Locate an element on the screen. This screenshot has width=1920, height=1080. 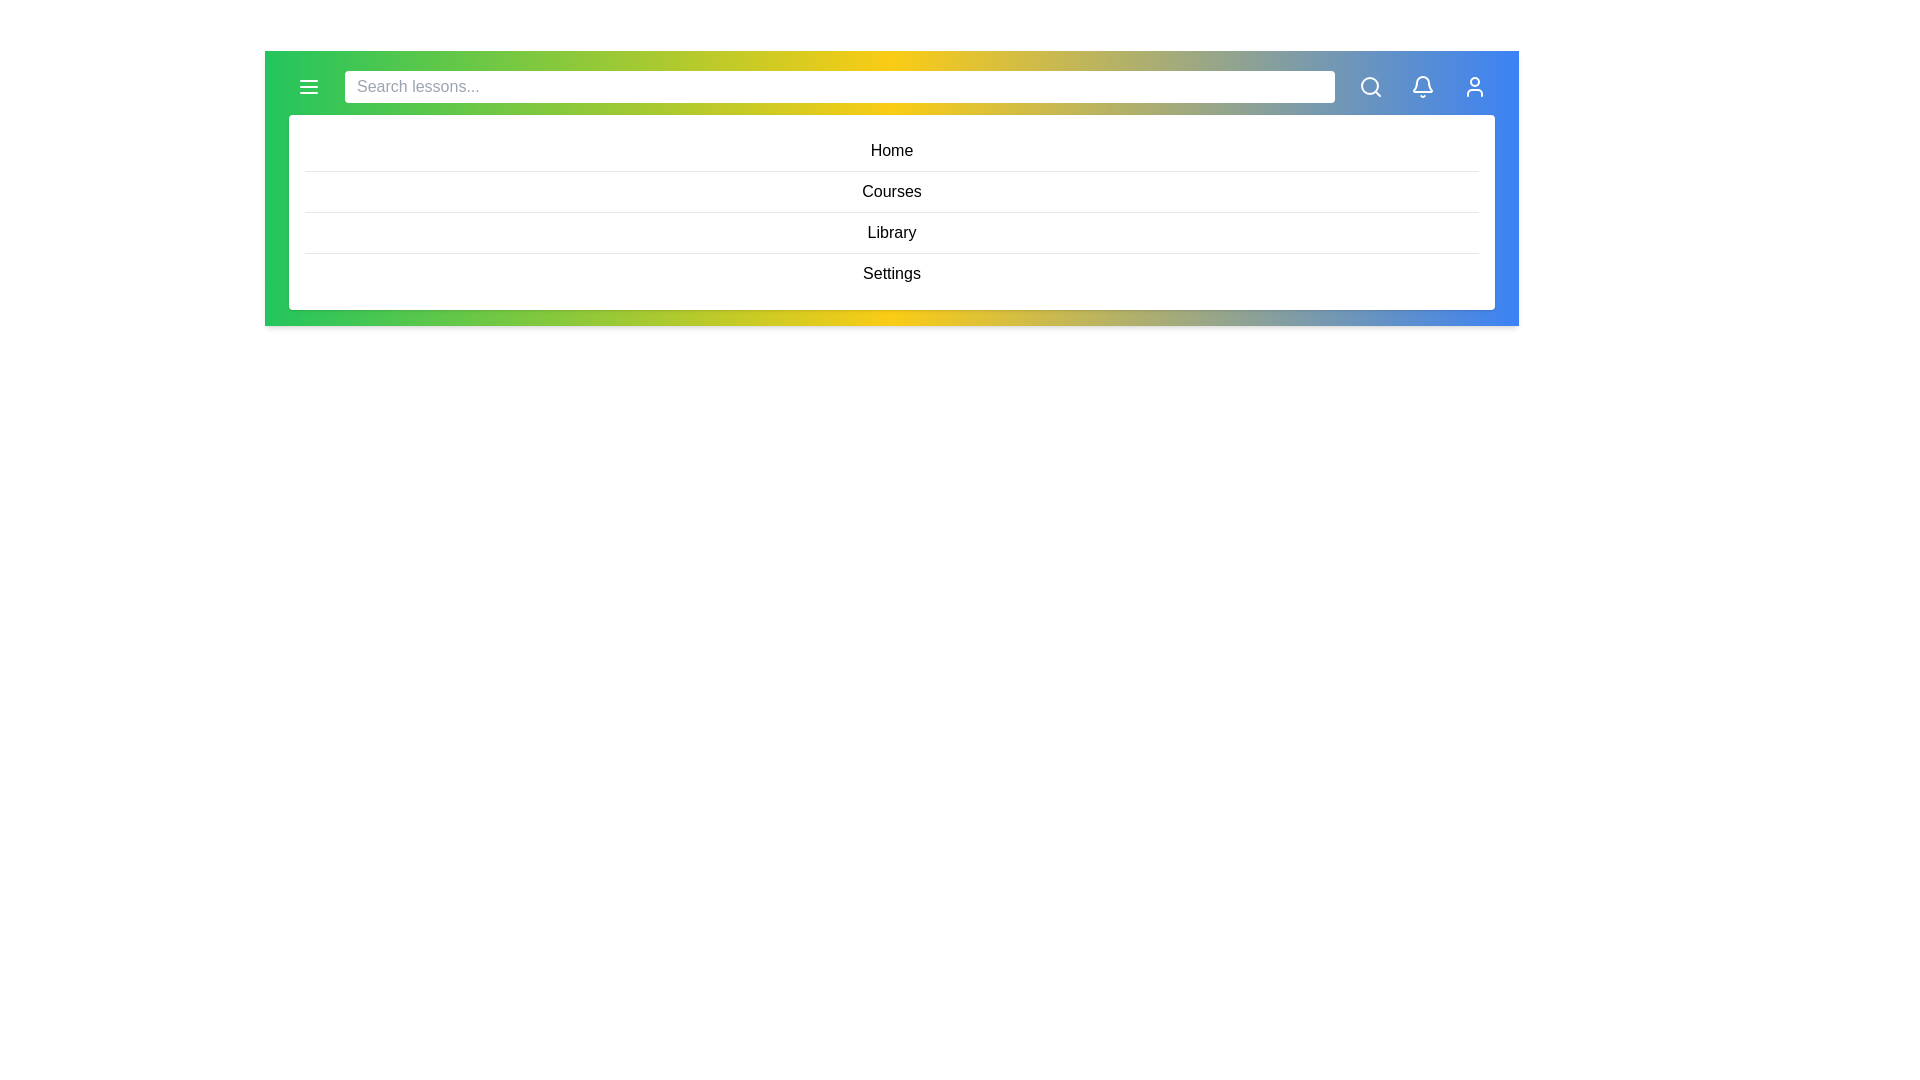
the 'Search' icon in the top-right corner of the app bar is located at coordinates (1370, 86).